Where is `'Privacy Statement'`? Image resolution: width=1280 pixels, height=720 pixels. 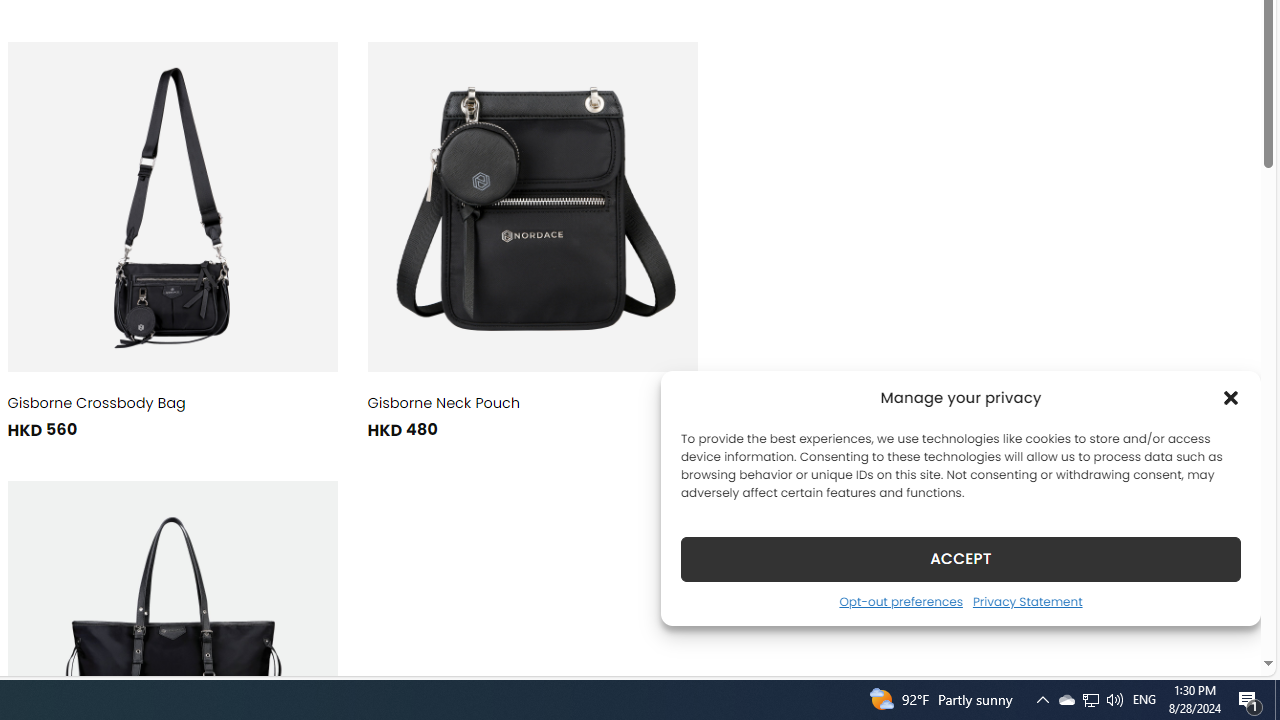 'Privacy Statement' is located at coordinates (1027, 600).